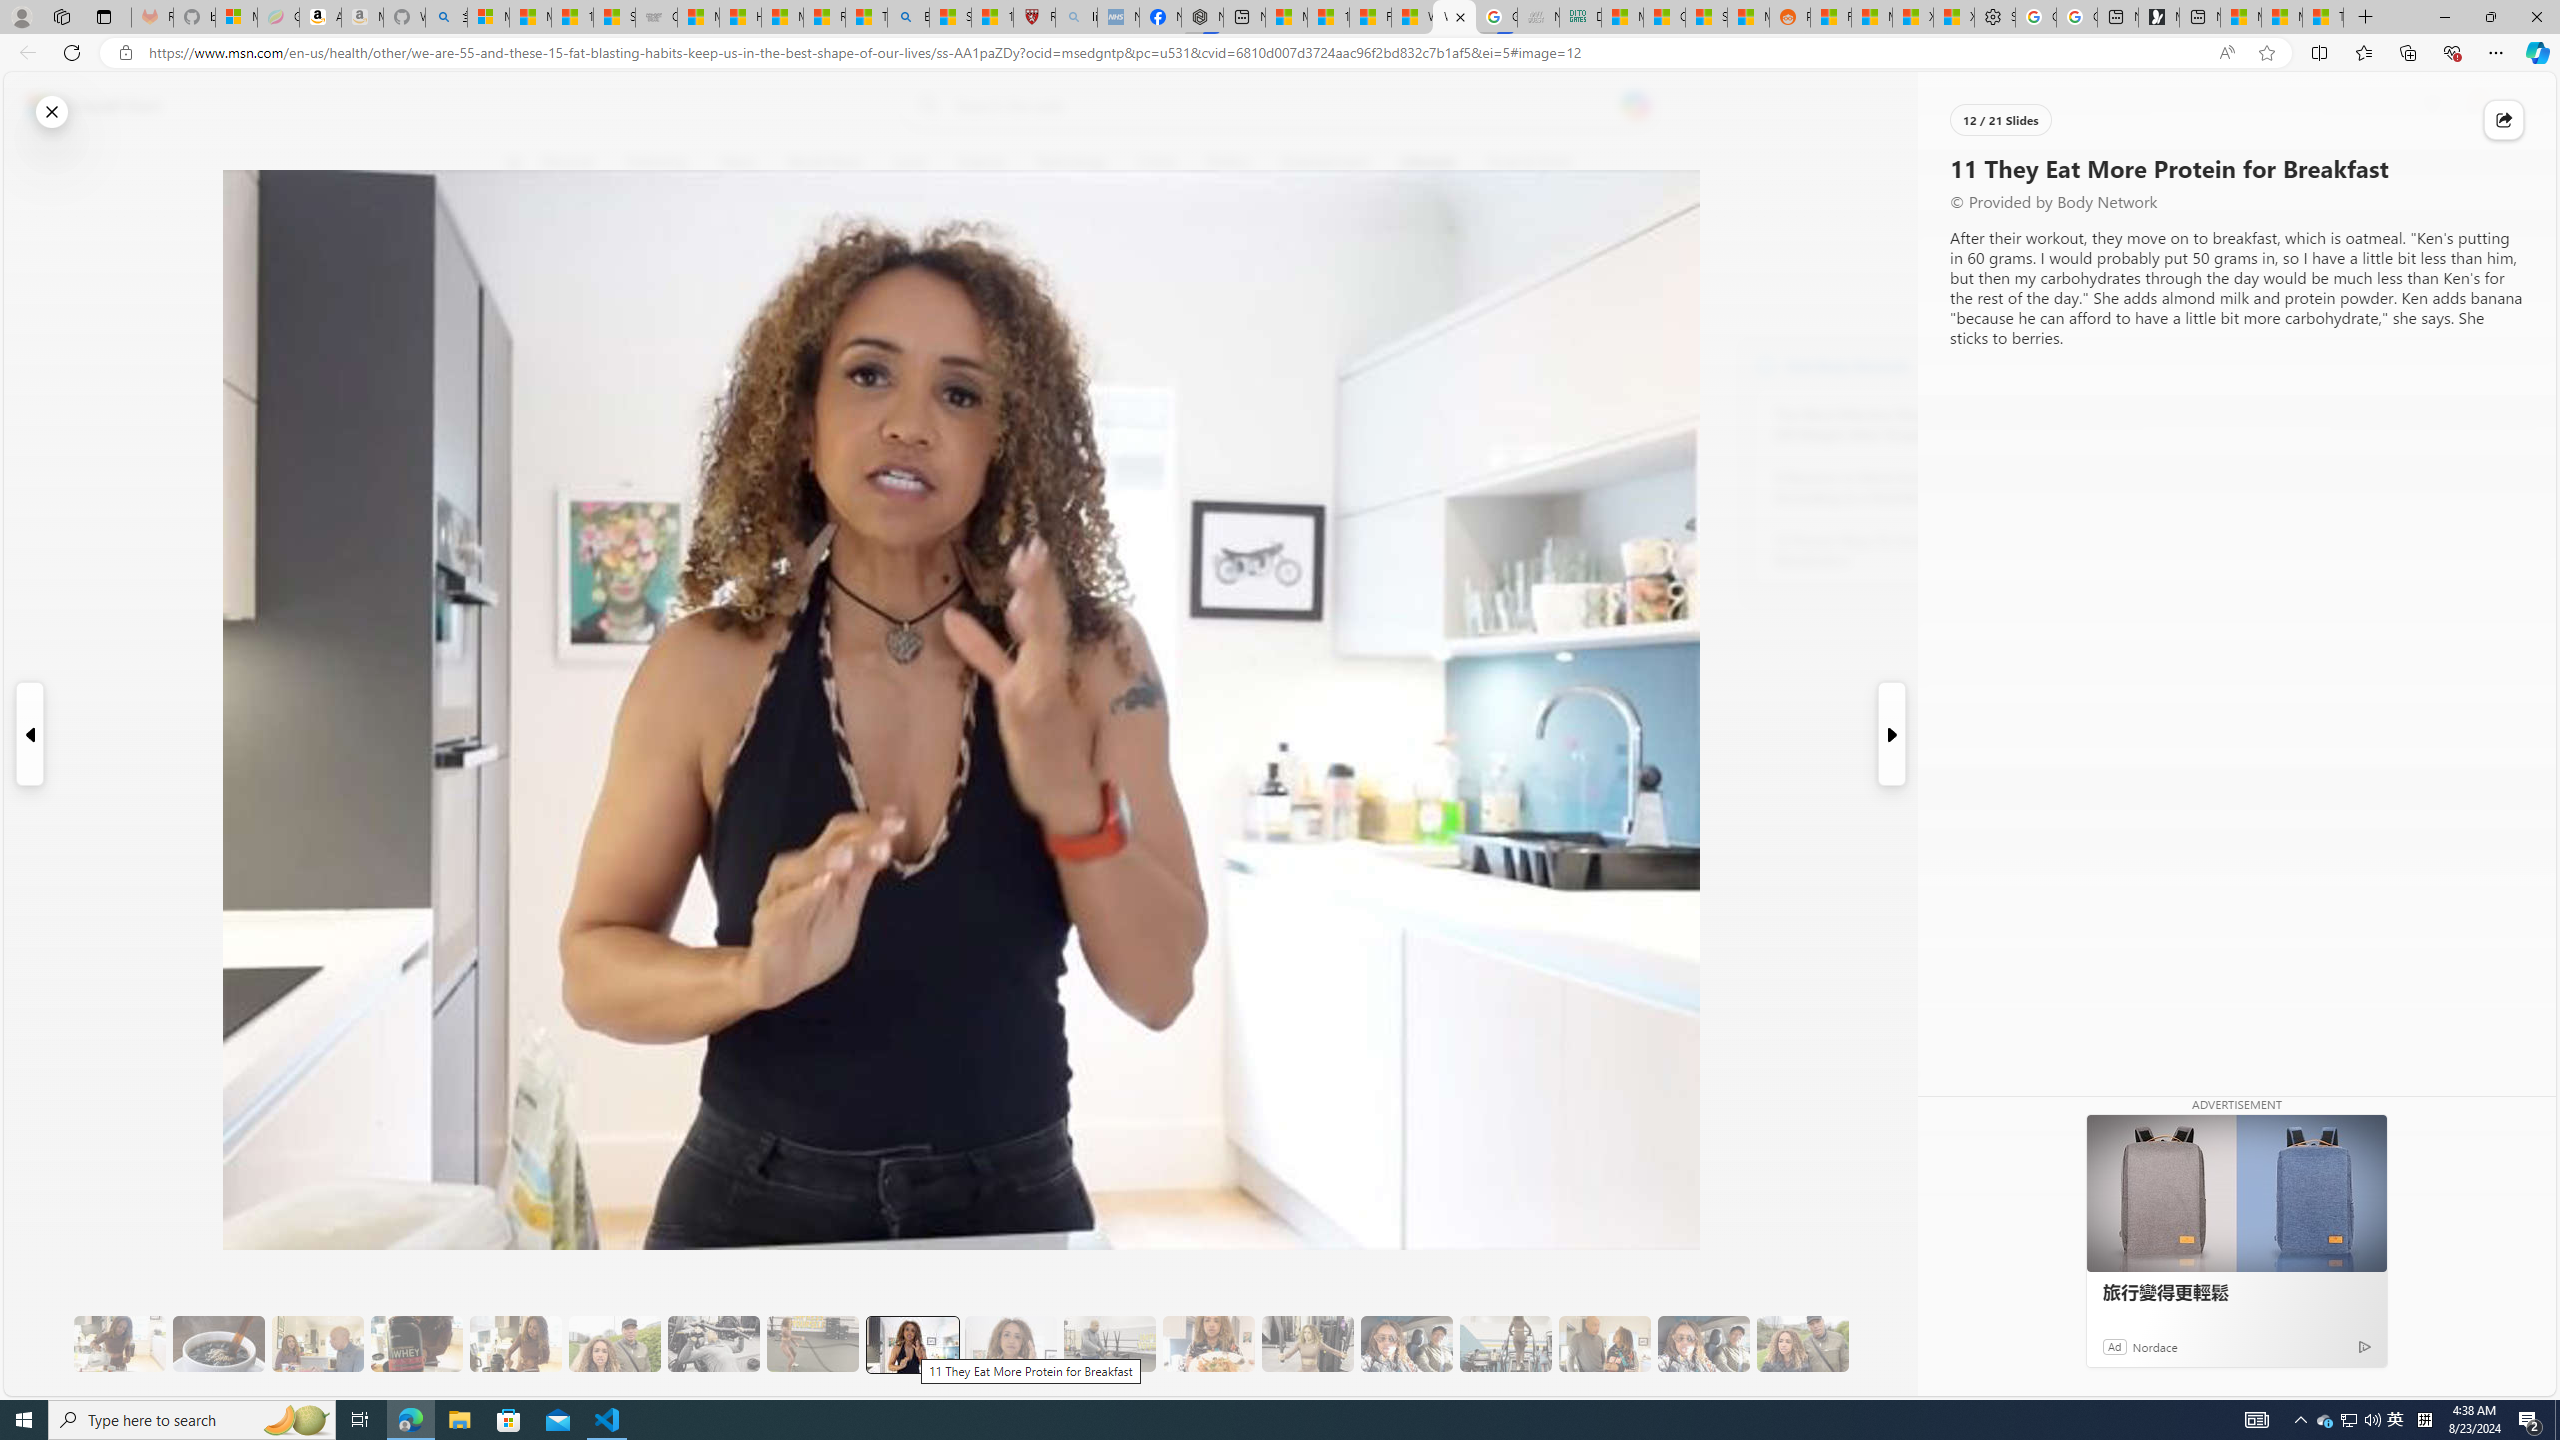 This screenshot has height=1440, width=2560. What do you see at coordinates (613, 1344) in the screenshot?
I see `'8 They Walk to the Gym'` at bounding box center [613, 1344].